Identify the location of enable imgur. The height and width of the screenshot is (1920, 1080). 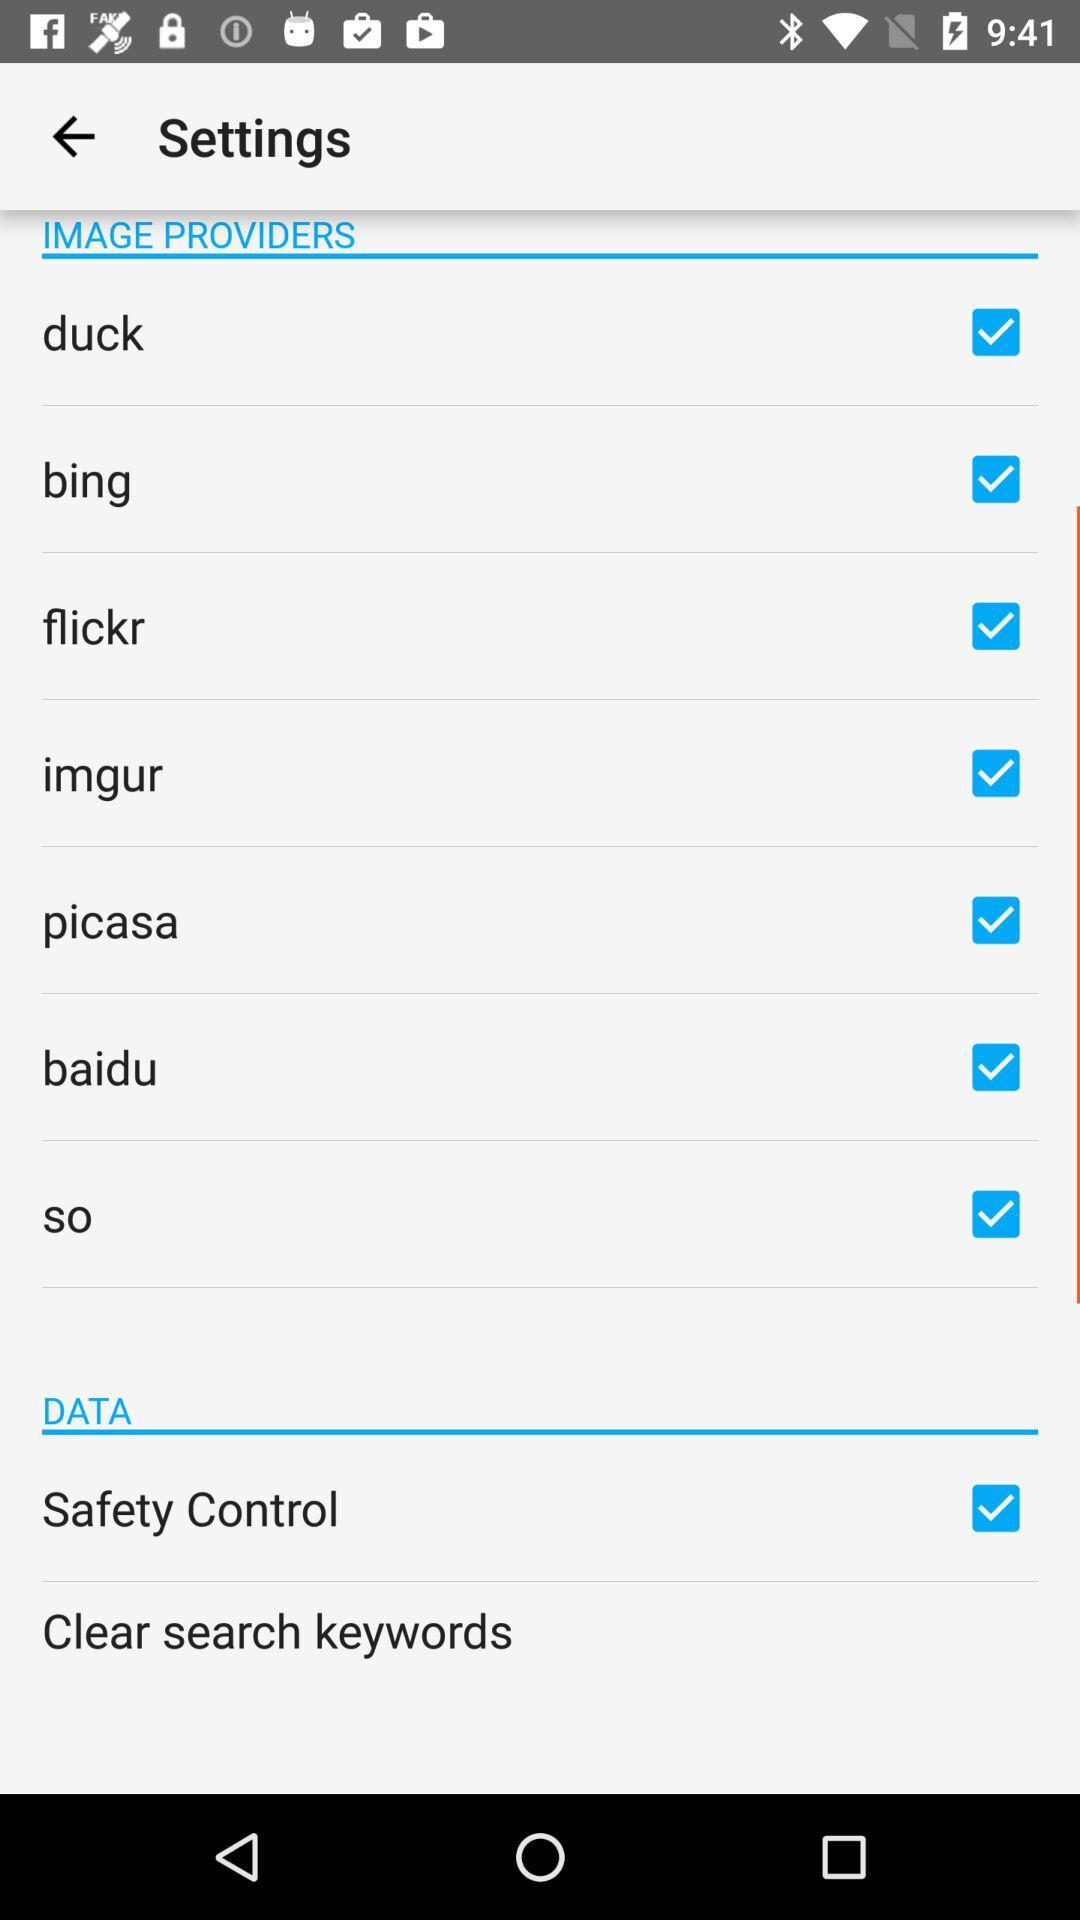
(995, 771).